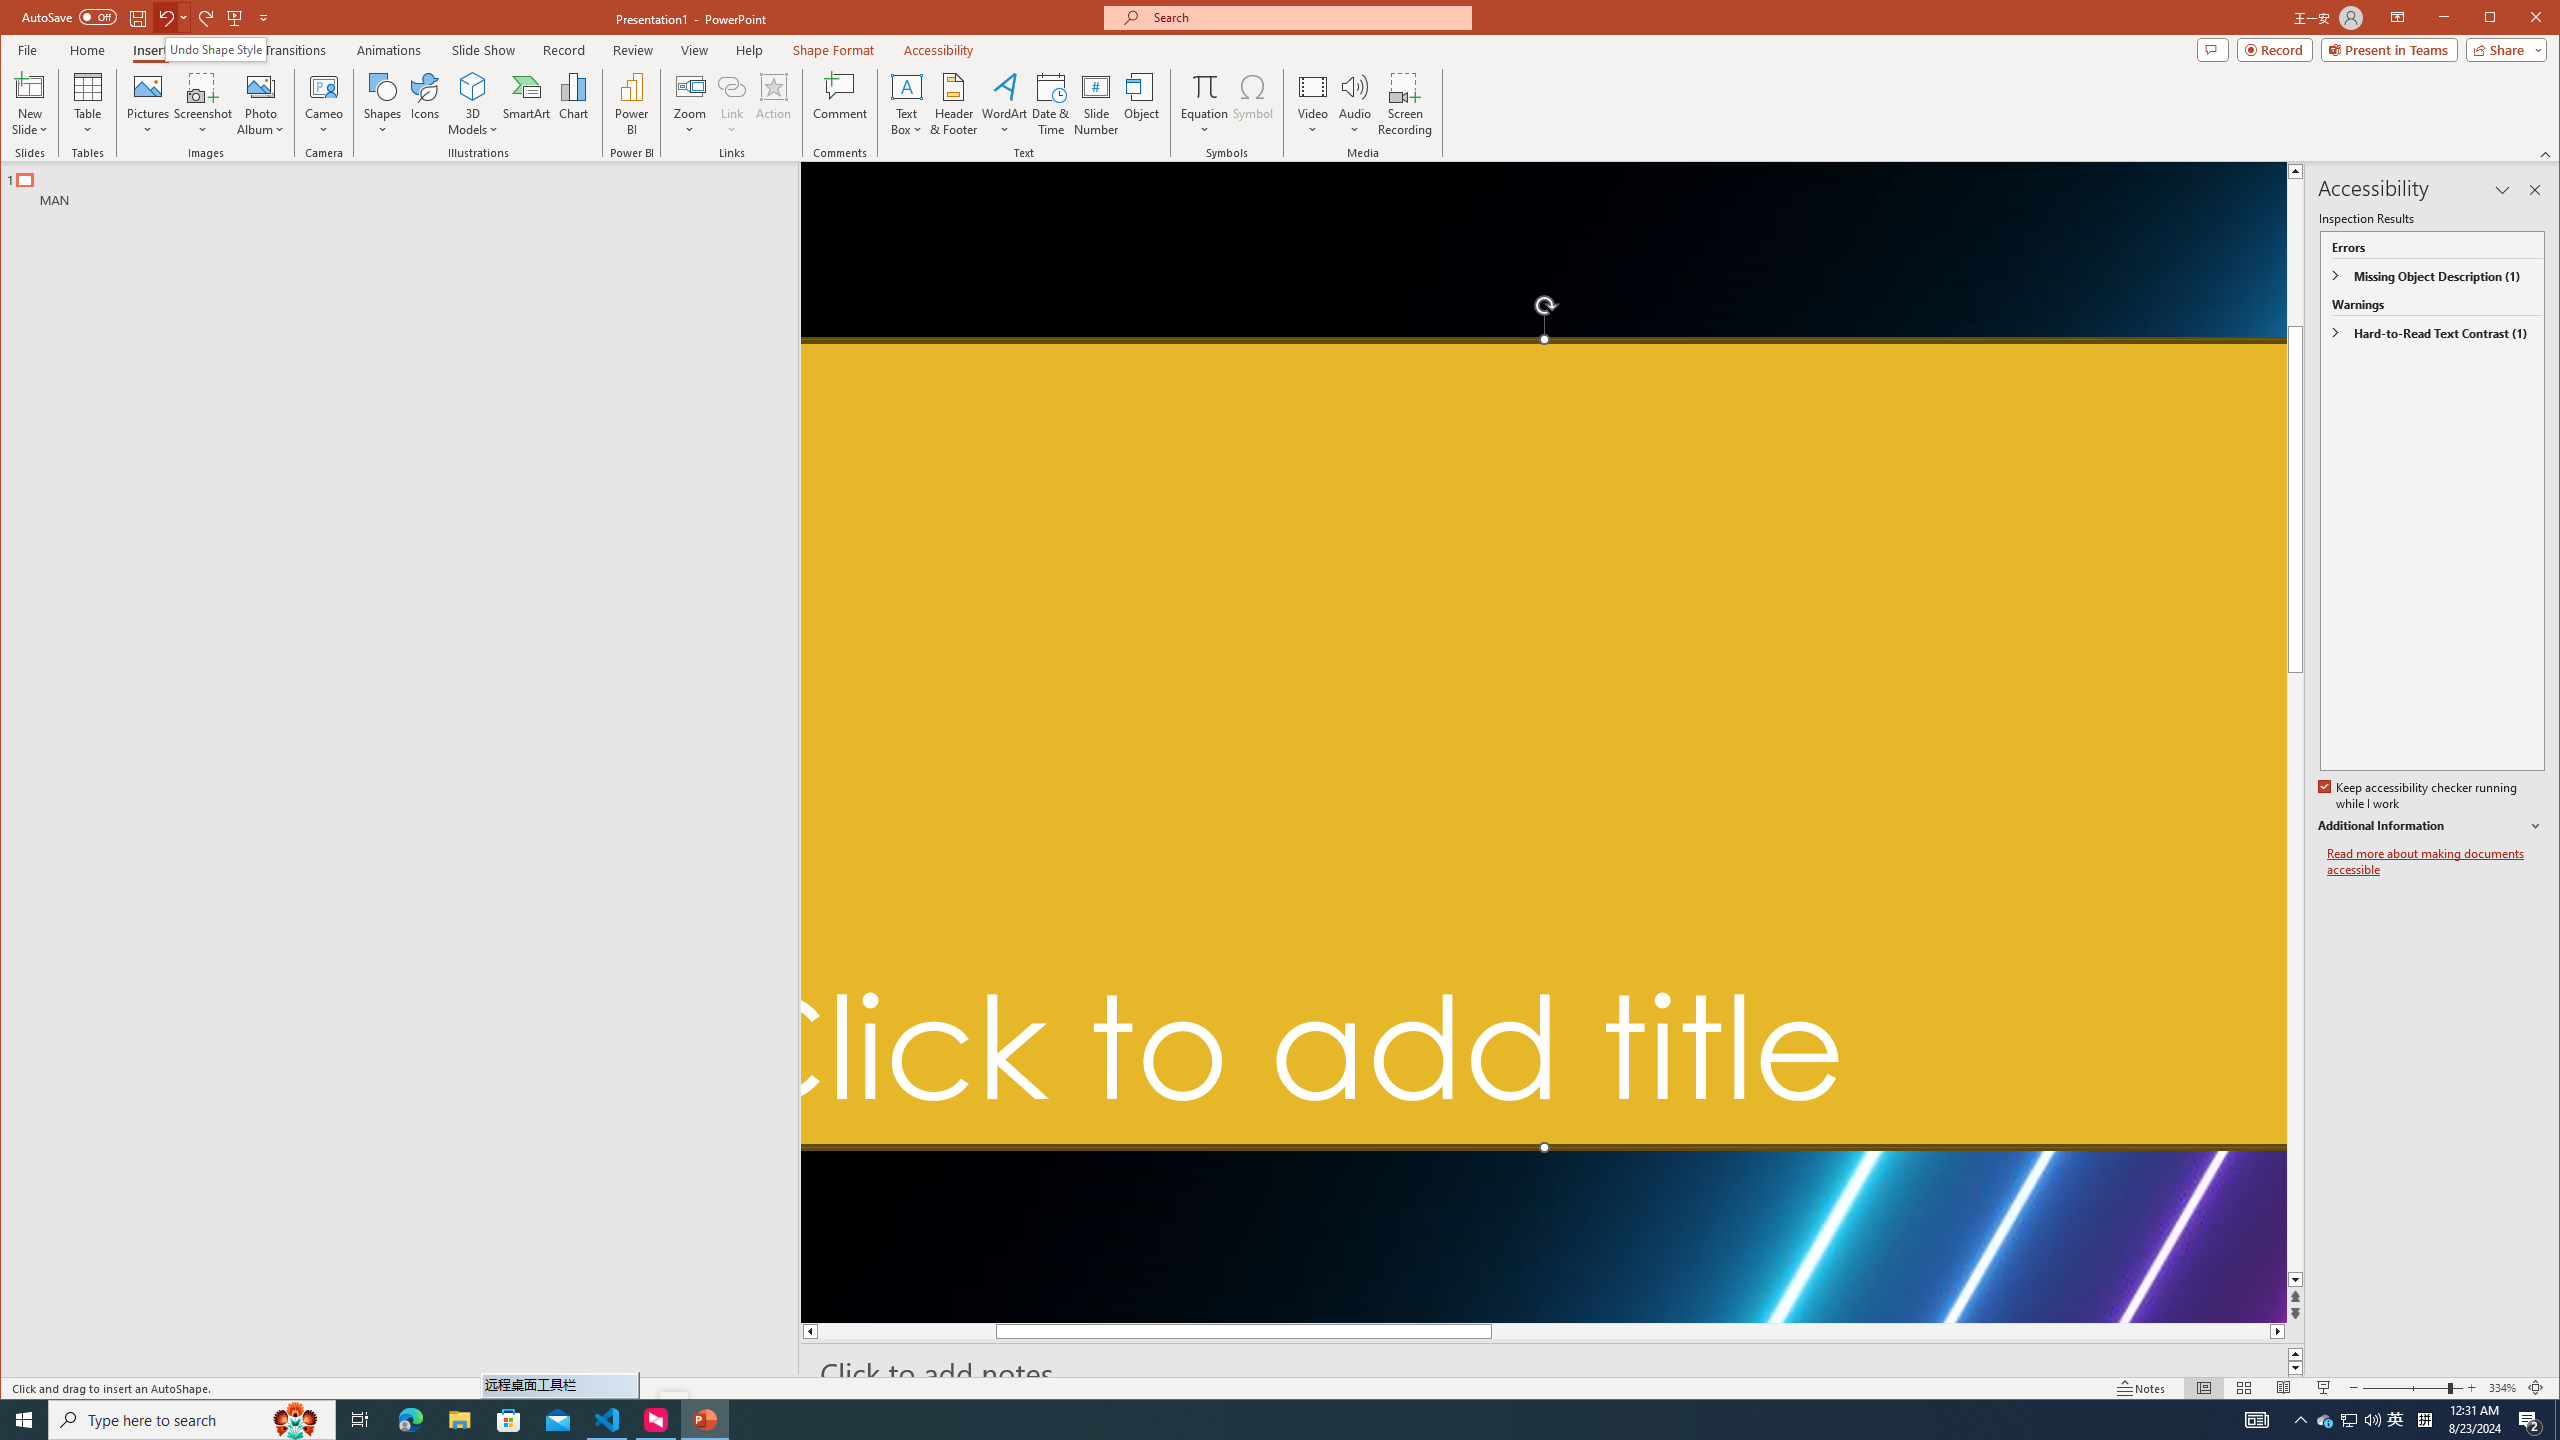 This screenshot has width=2560, height=1440. Describe the element at coordinates (24, 1418) in the screenshot. I see `'Start'` at that location.